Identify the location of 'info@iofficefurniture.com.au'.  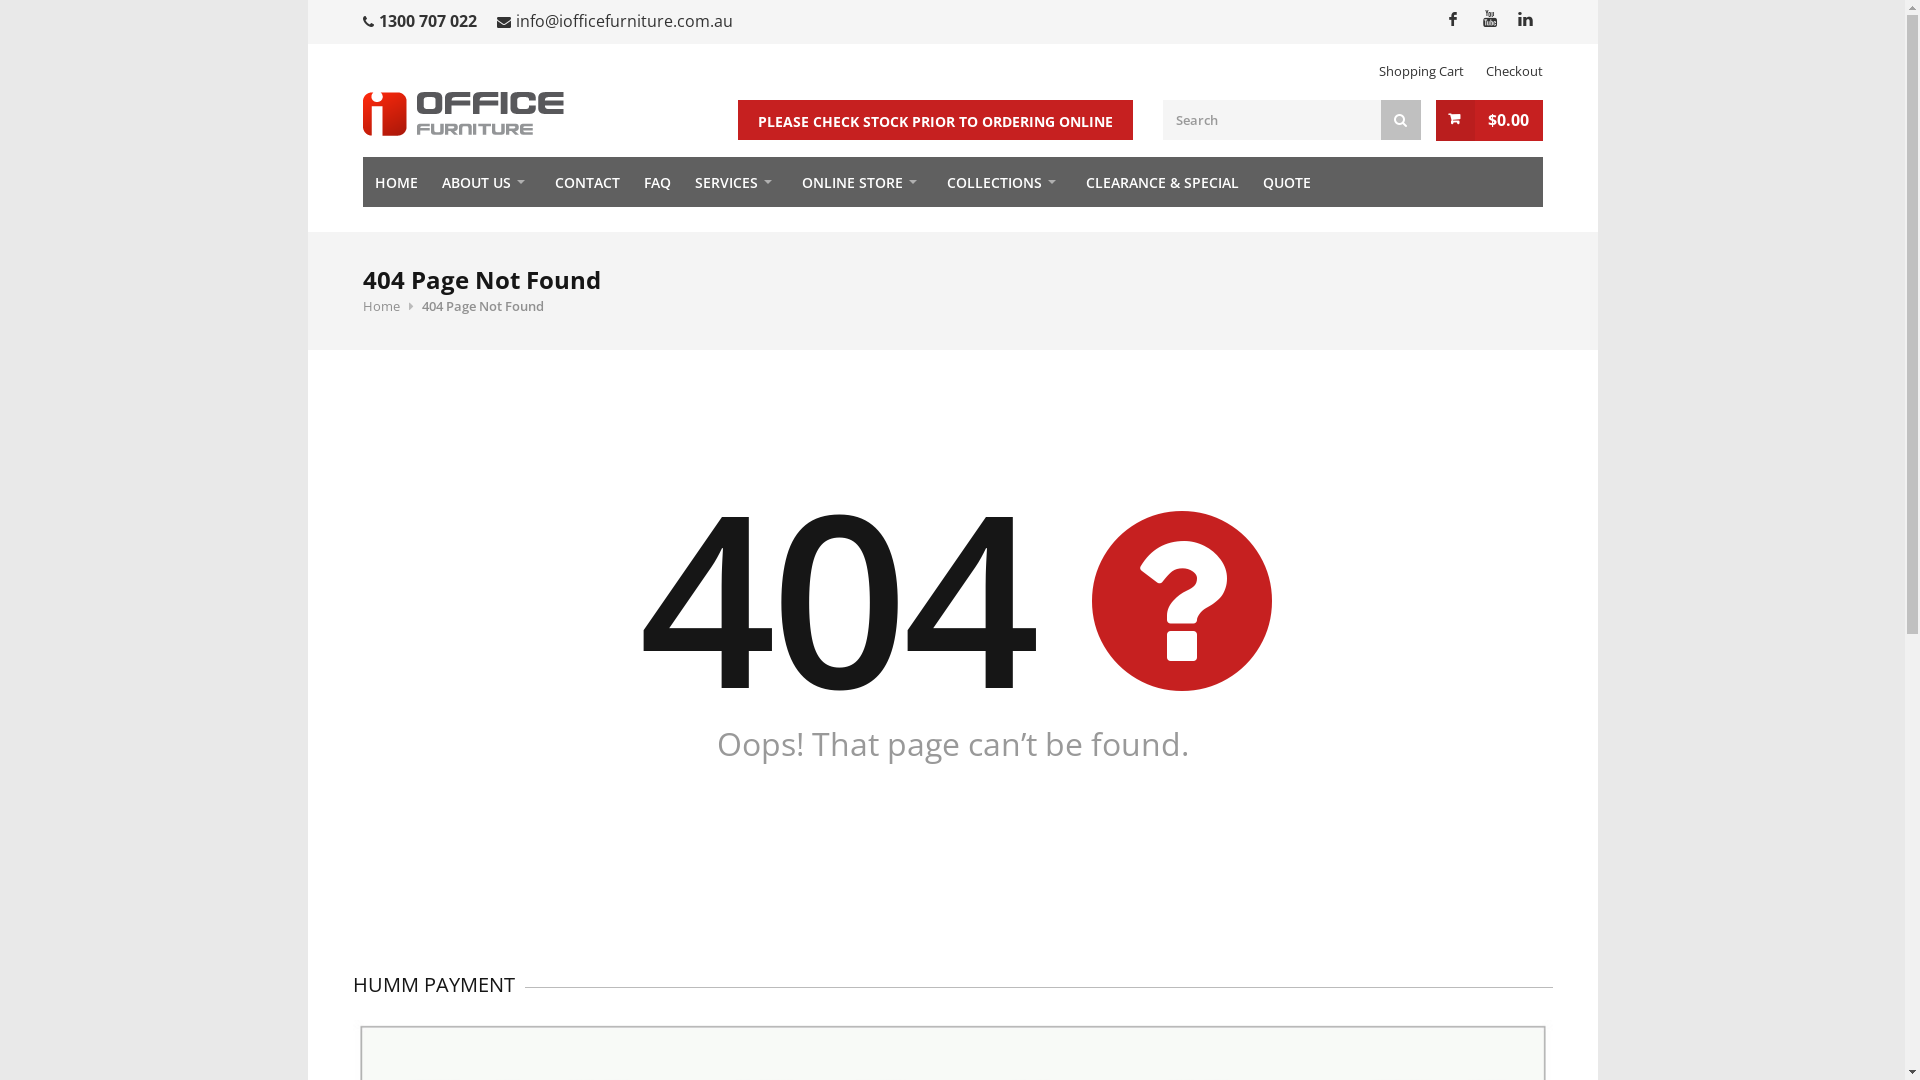
(623, 20).